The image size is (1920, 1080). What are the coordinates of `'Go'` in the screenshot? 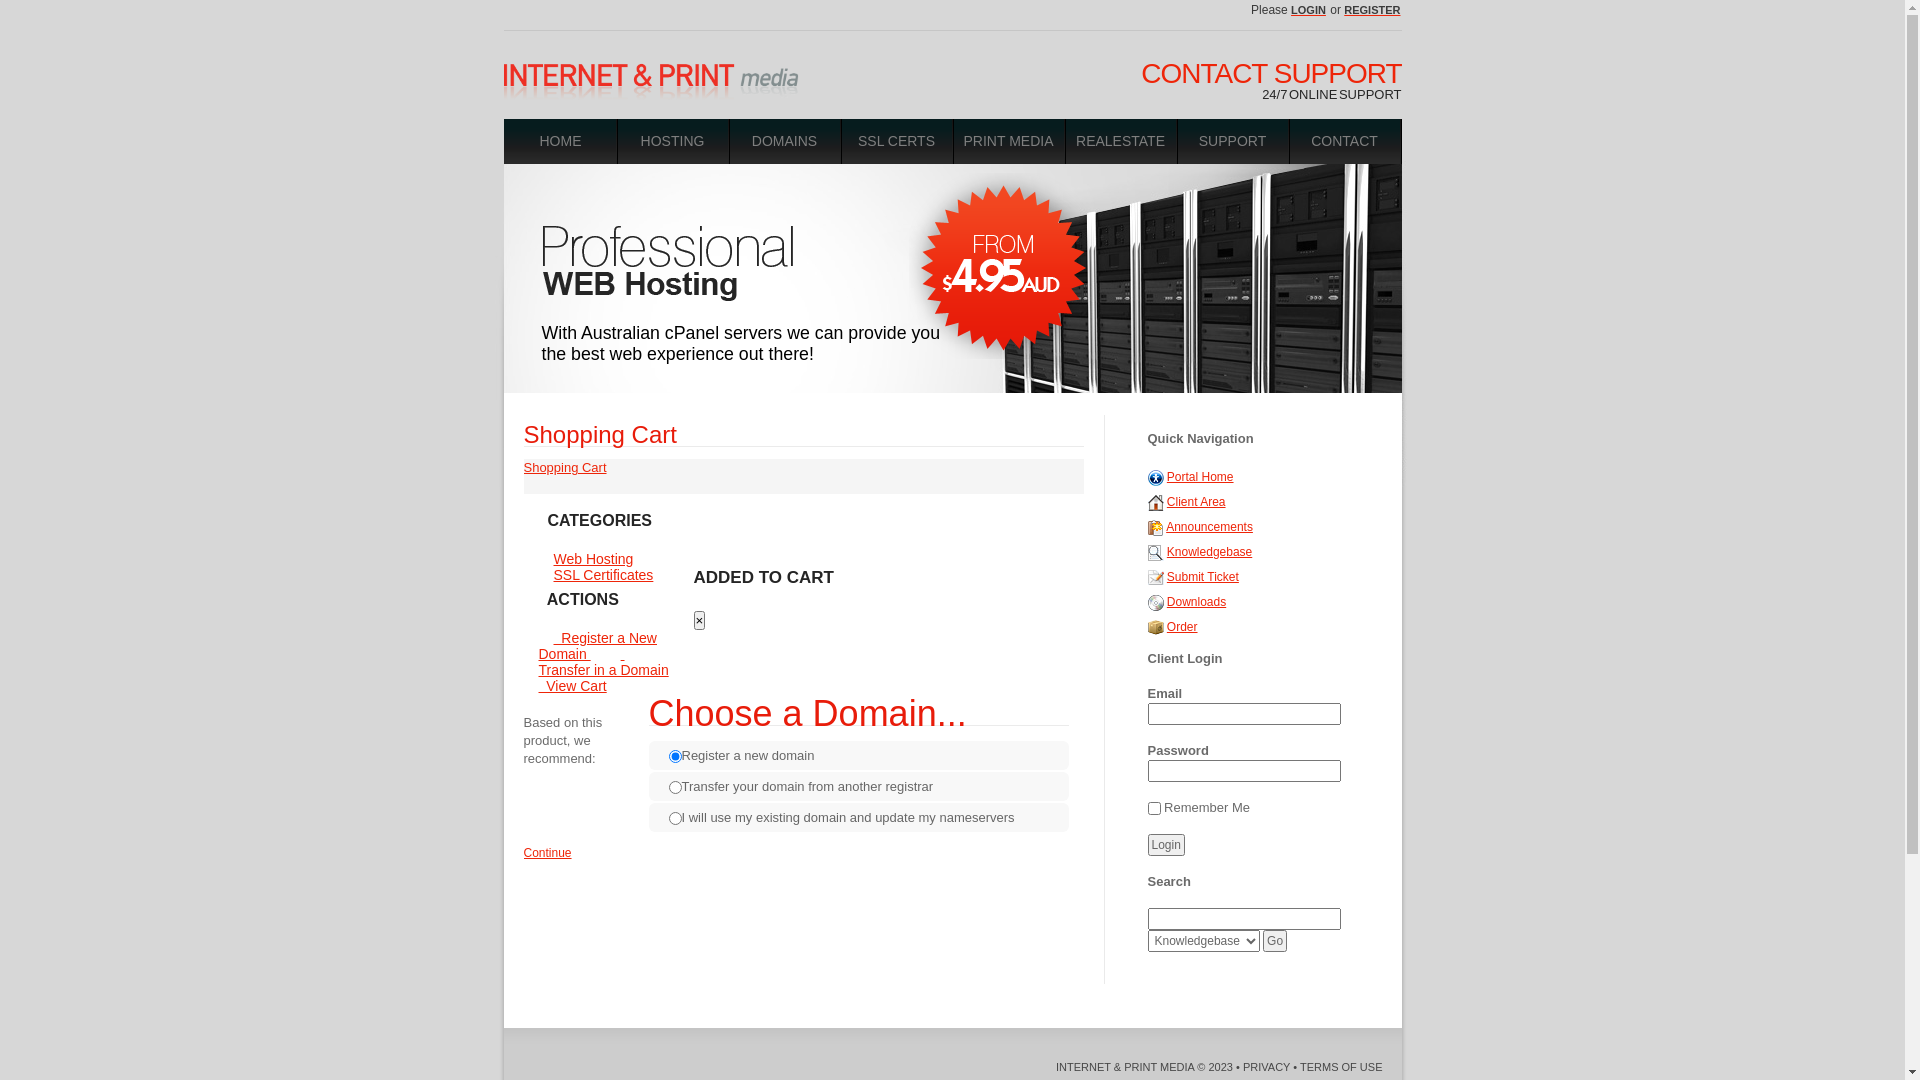 It's located at (1274, 941).